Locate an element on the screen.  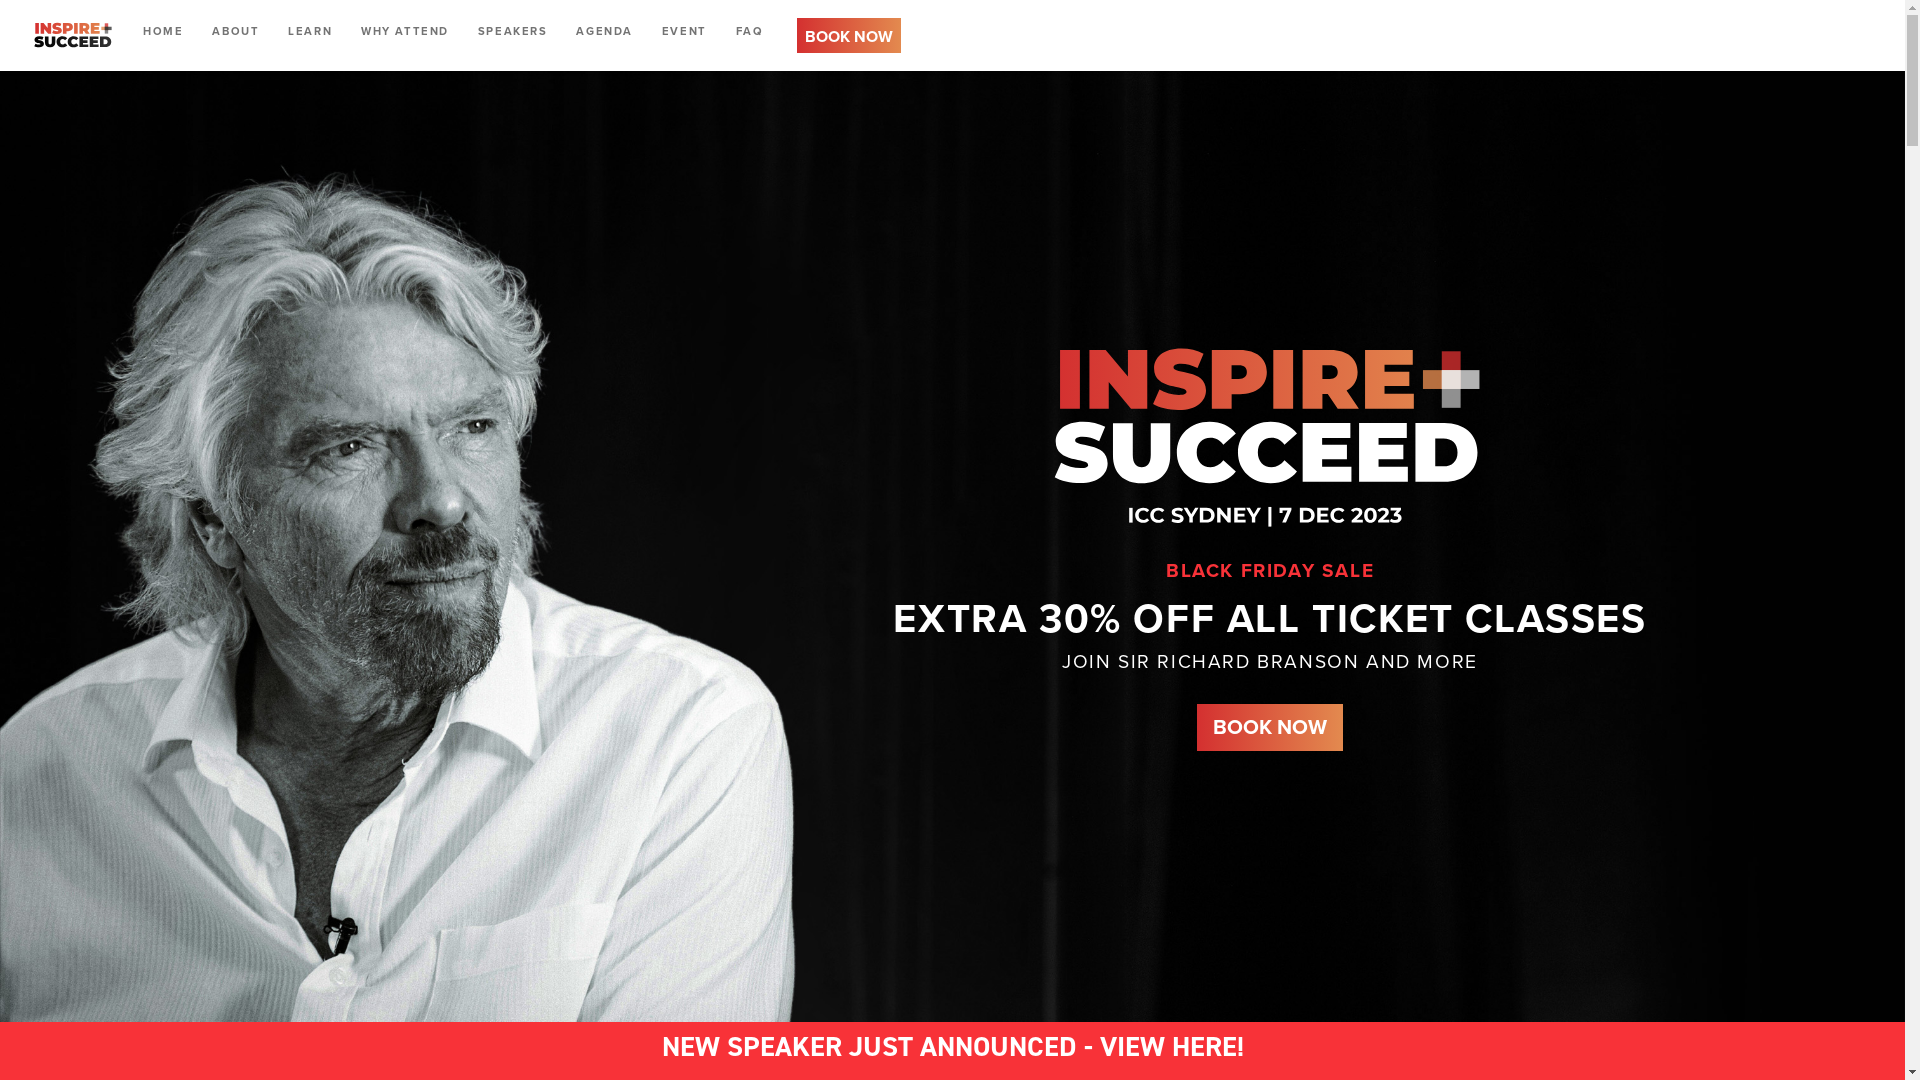
'HOME' is located at coordinates (163, 30).